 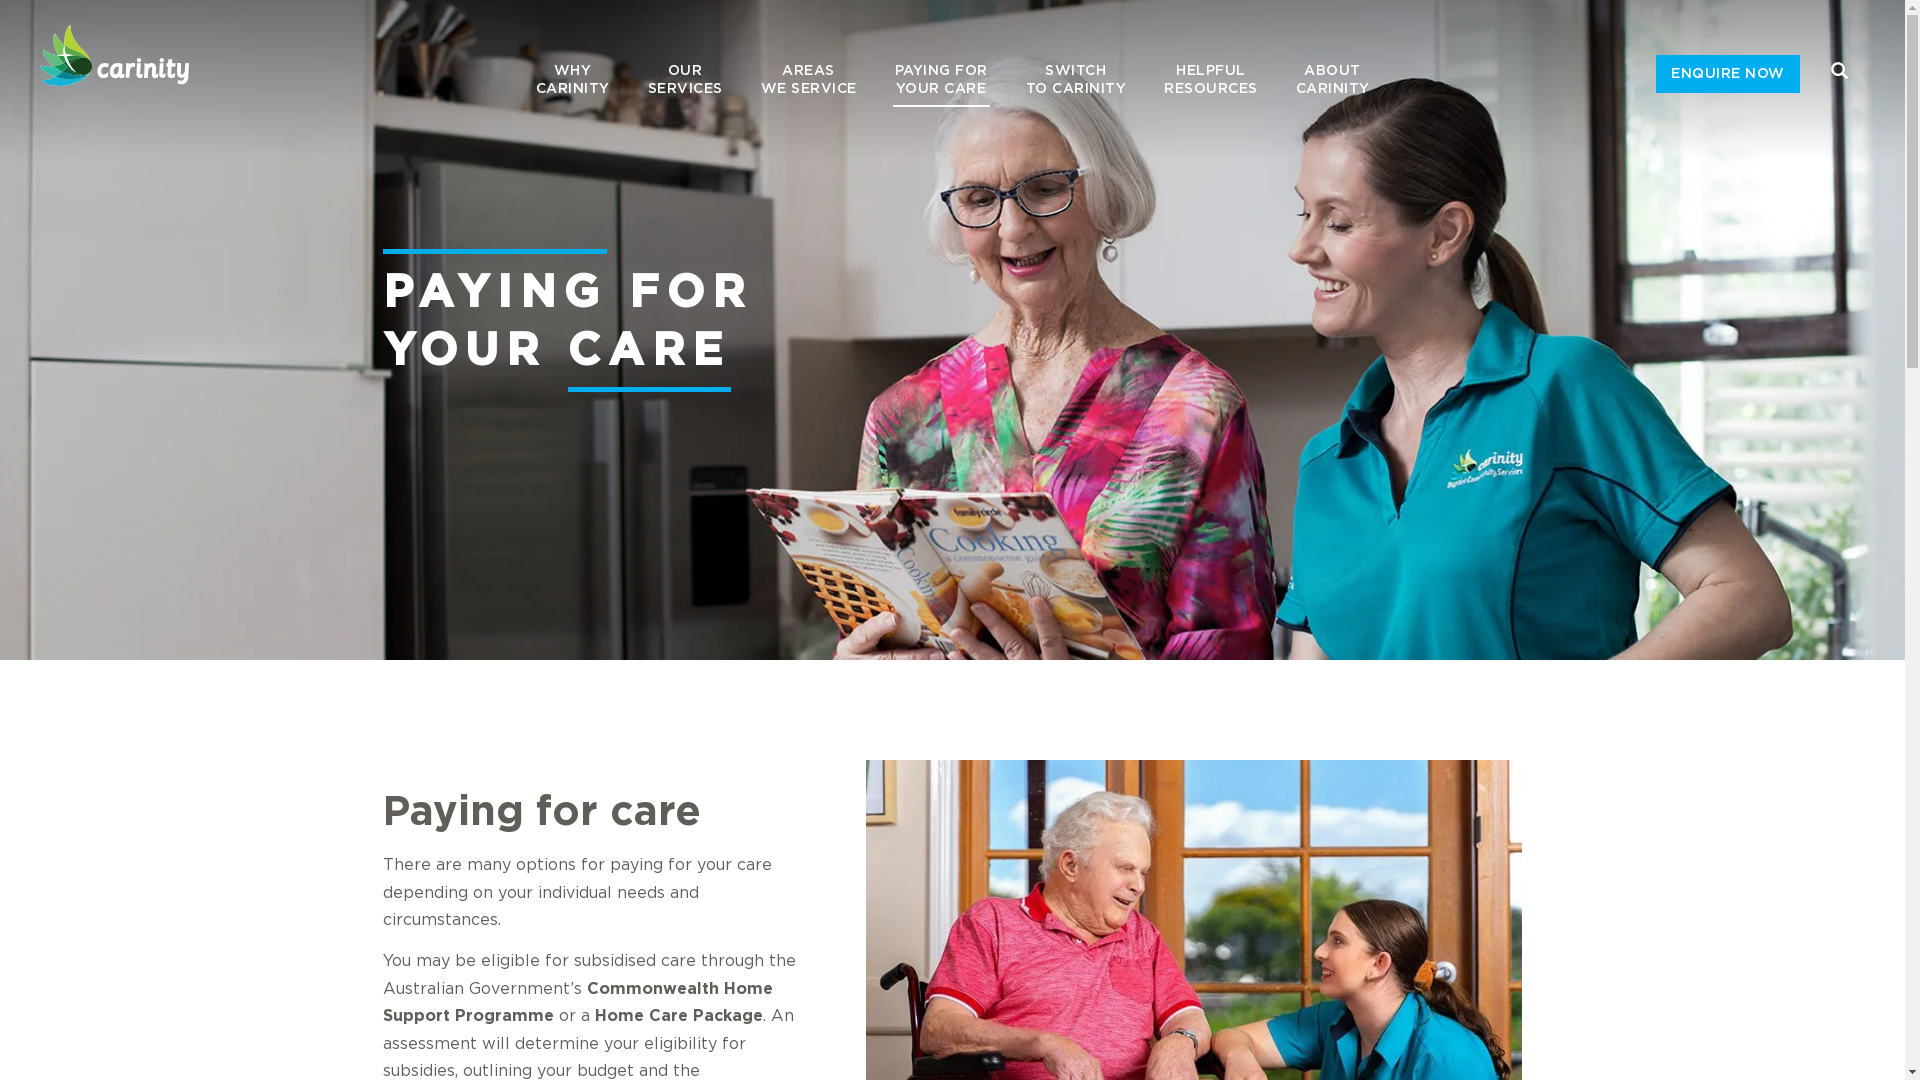 What do you see at coordinates (570, 79) in the screenshot?
I see `'WHY` at bounding box center [570, 79].